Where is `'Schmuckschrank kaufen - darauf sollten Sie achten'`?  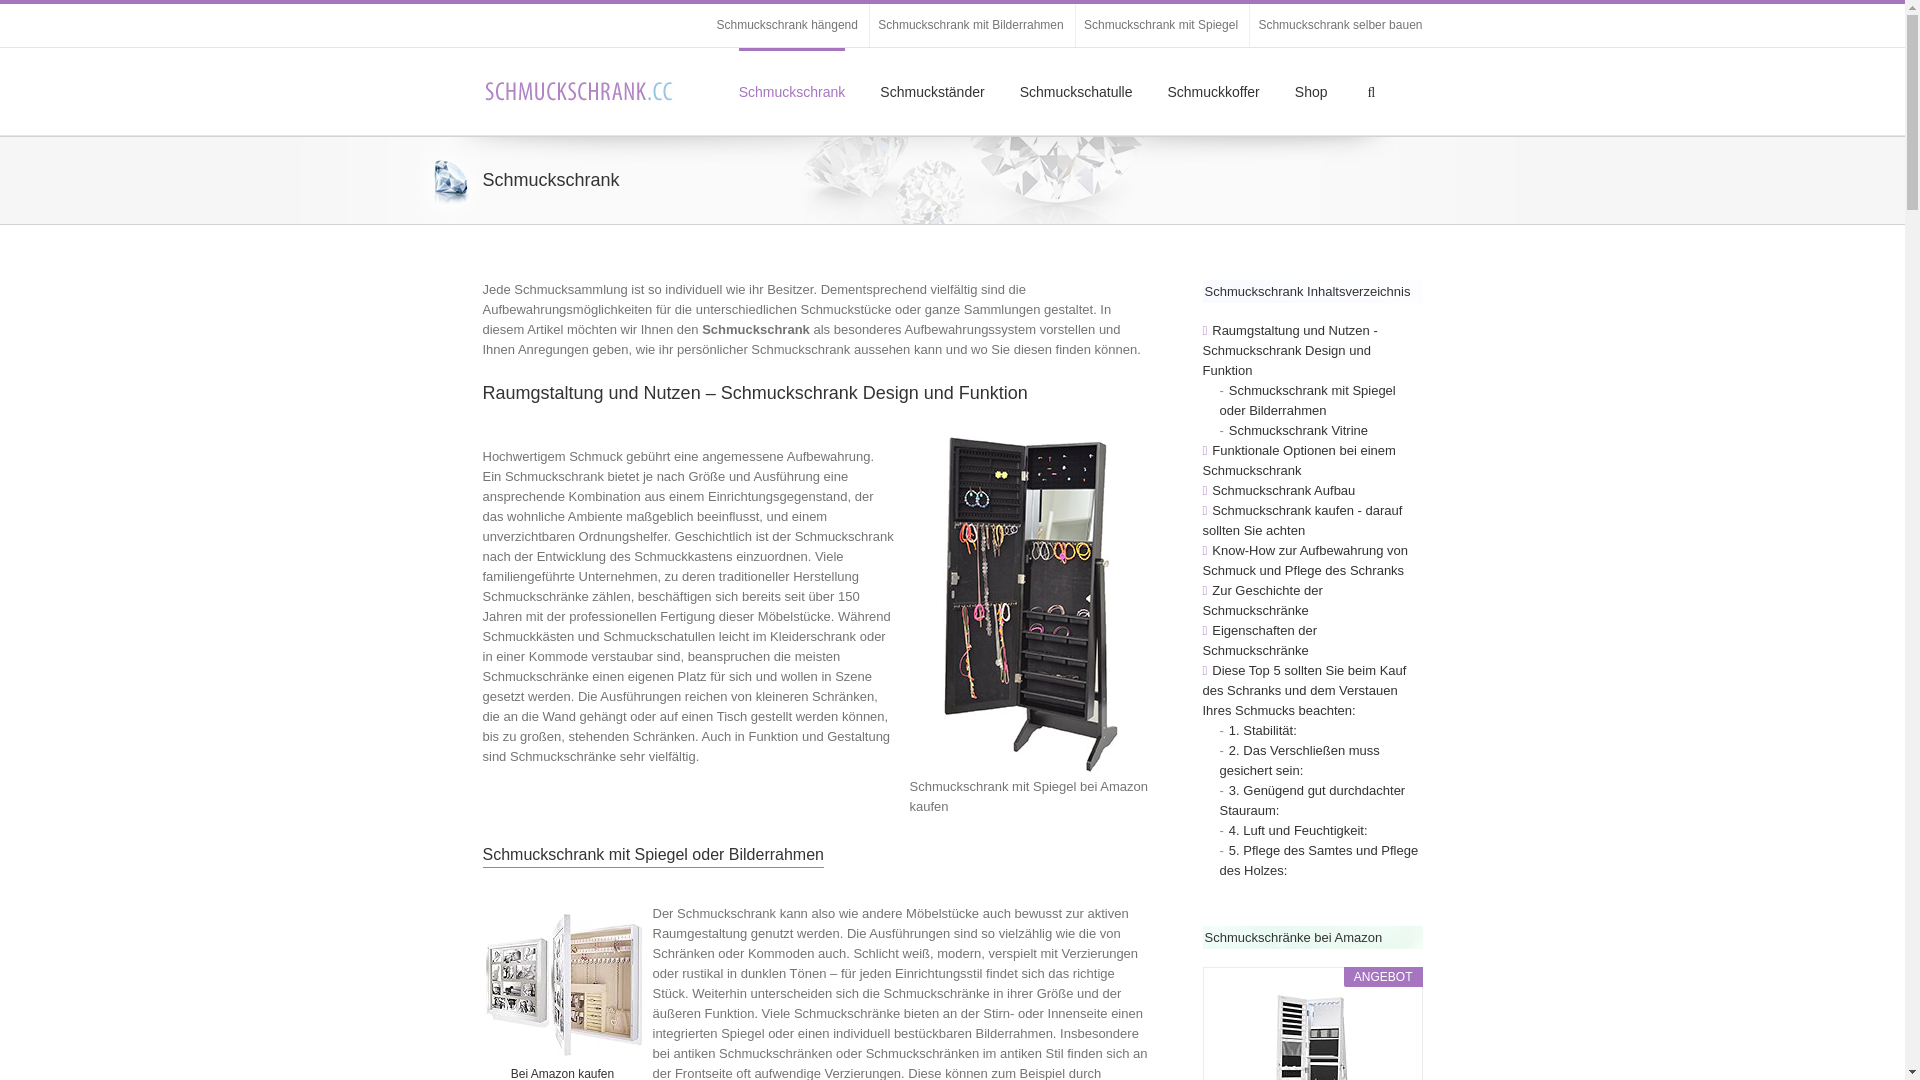 'Schmuckschrank kaufen - darauf sollten Sie achten' is located at coordinates (1301, 519).